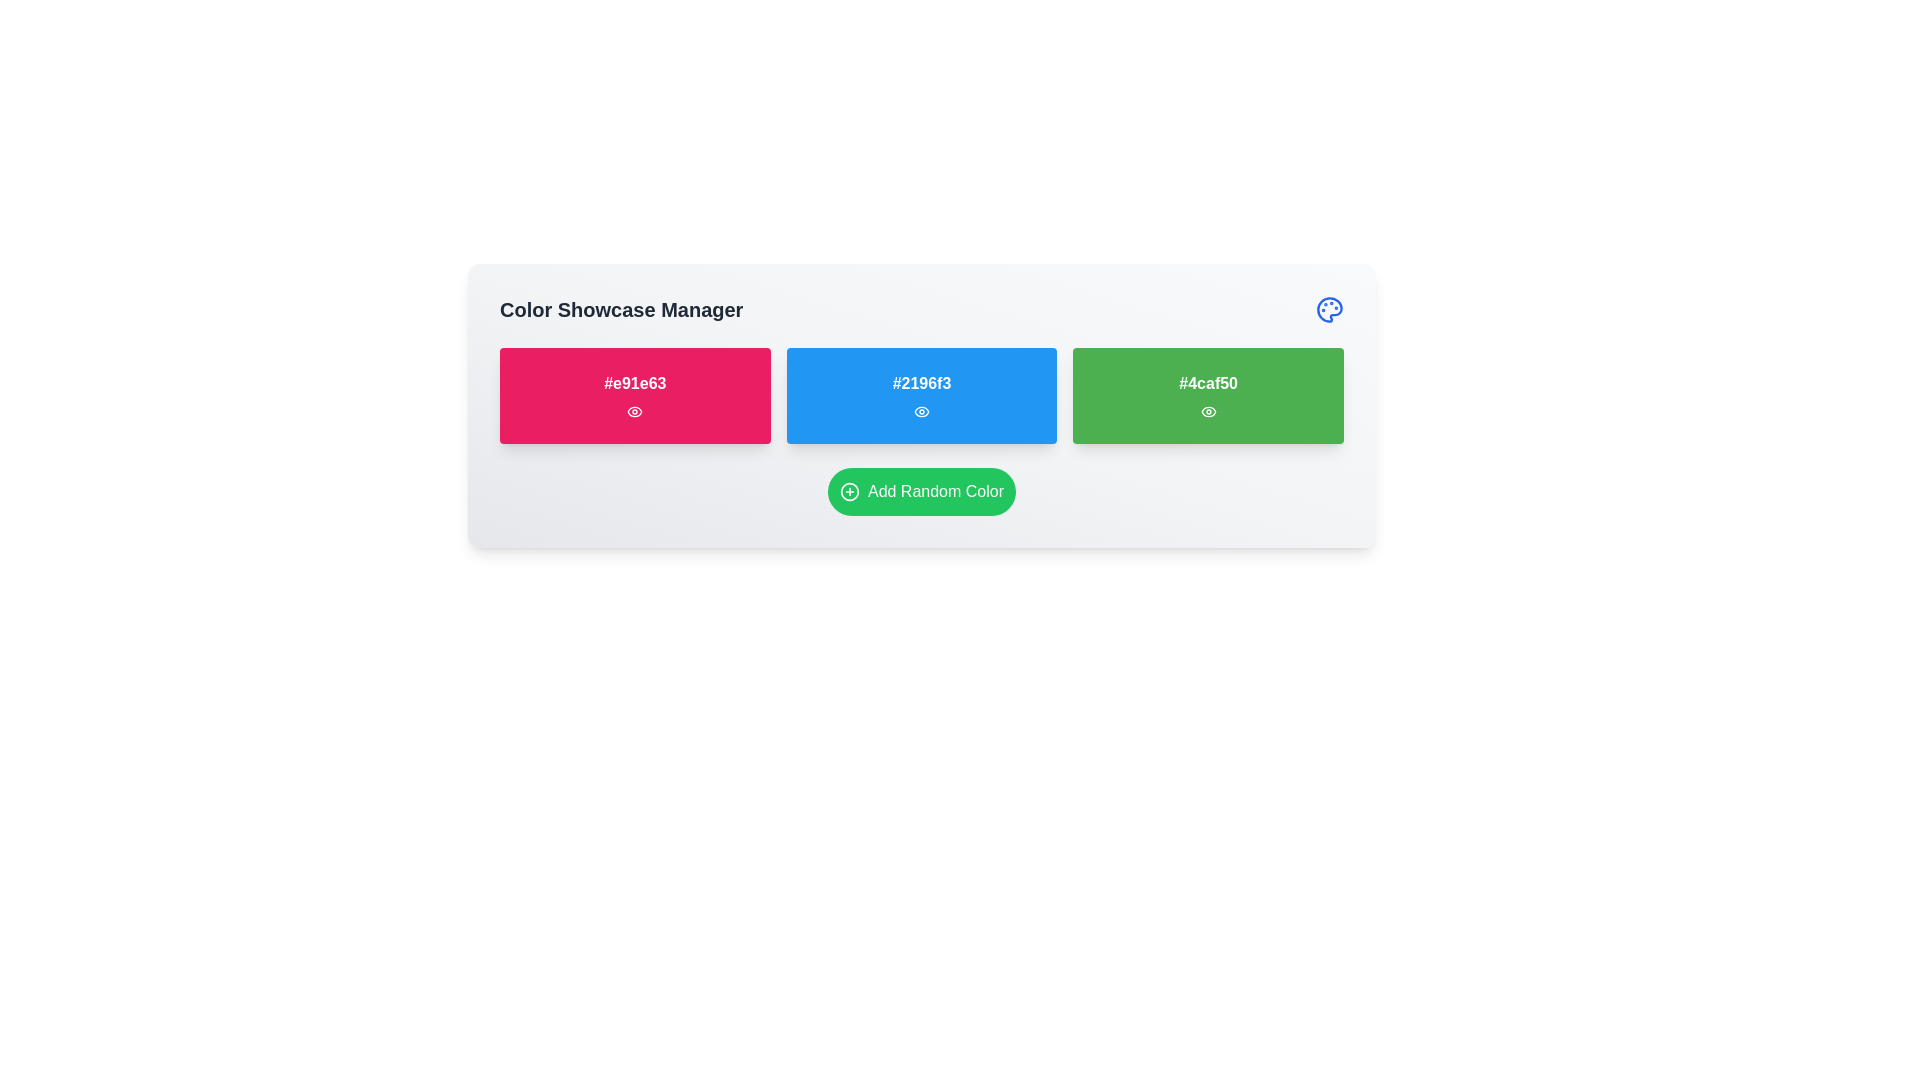  I want to click on the button located below the set of three colored panels, so click(920, 492).